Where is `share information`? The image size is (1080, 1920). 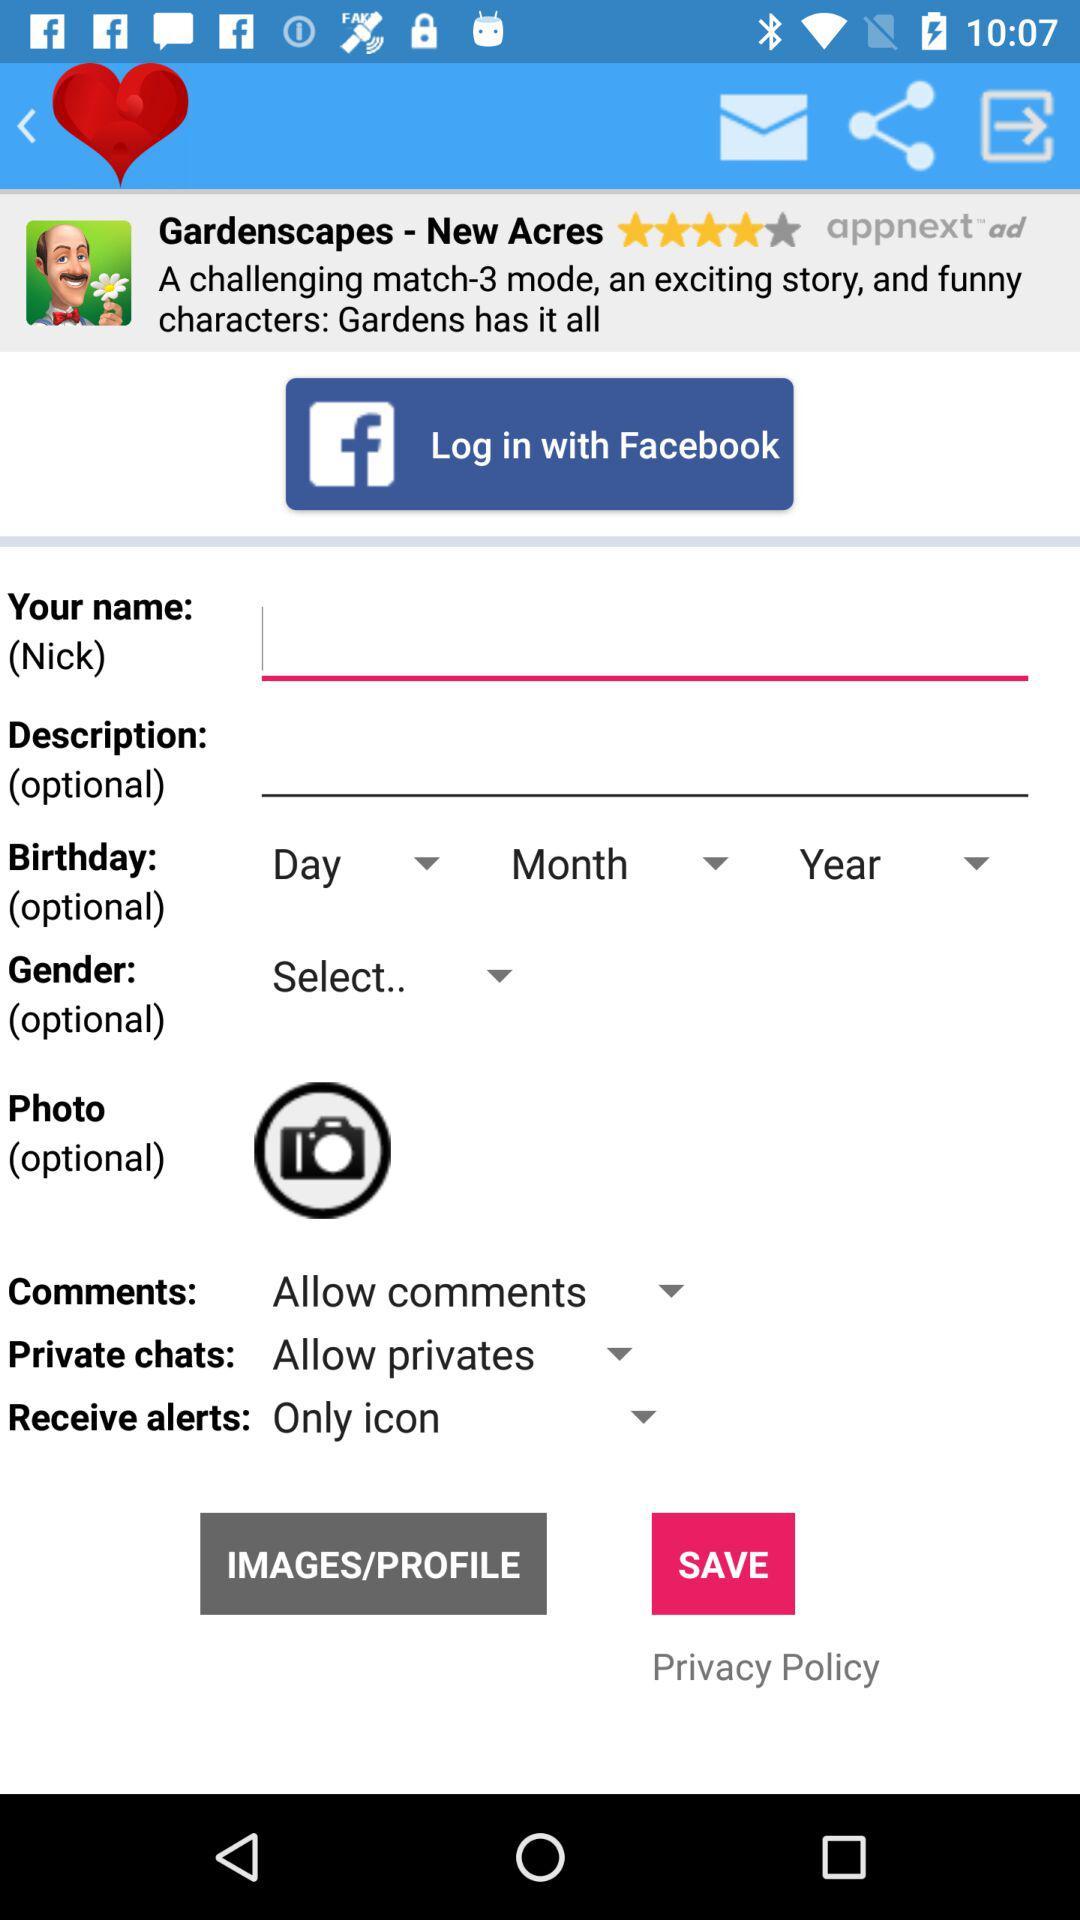
share information is located at coordinates (890, 124).